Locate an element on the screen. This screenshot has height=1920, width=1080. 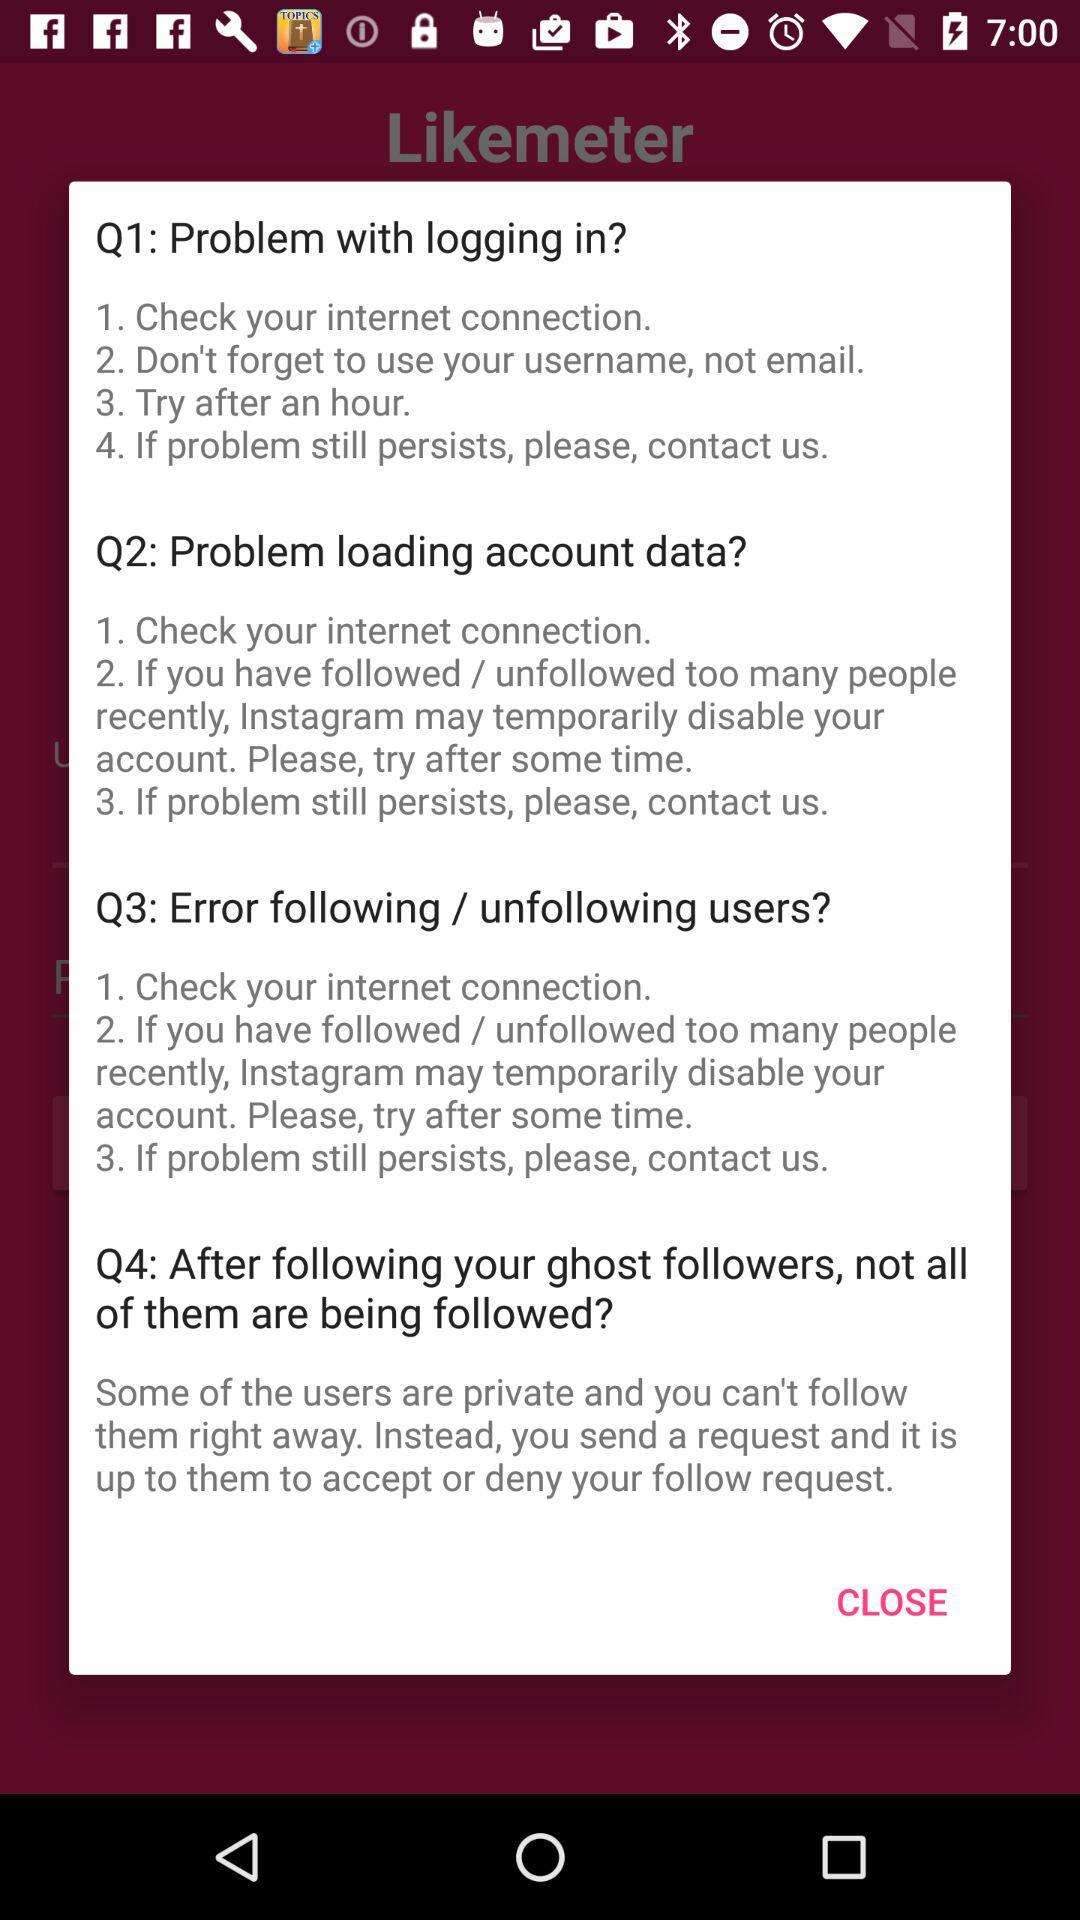
the icon below some of the is located at coordinates (891, 1601).